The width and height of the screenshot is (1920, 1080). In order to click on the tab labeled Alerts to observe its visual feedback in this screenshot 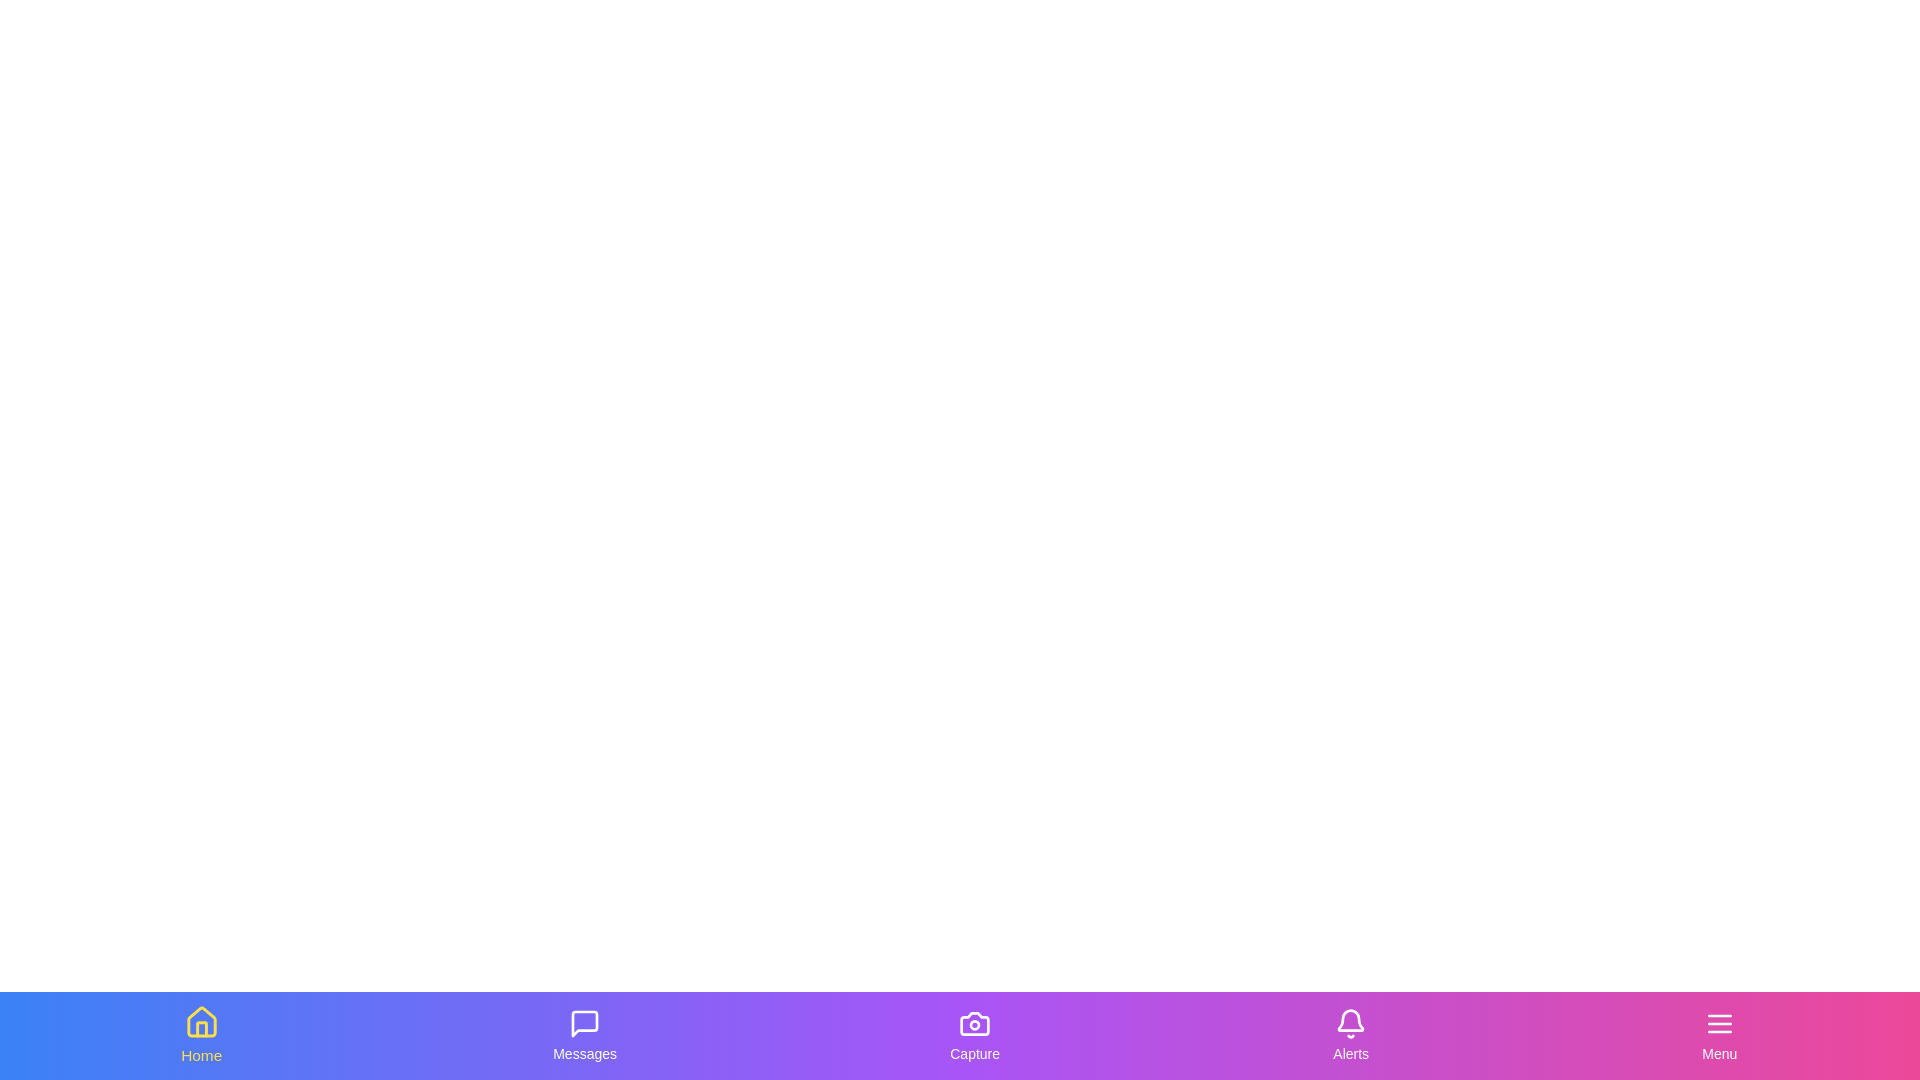, I will do `click(1350, 1035)`.